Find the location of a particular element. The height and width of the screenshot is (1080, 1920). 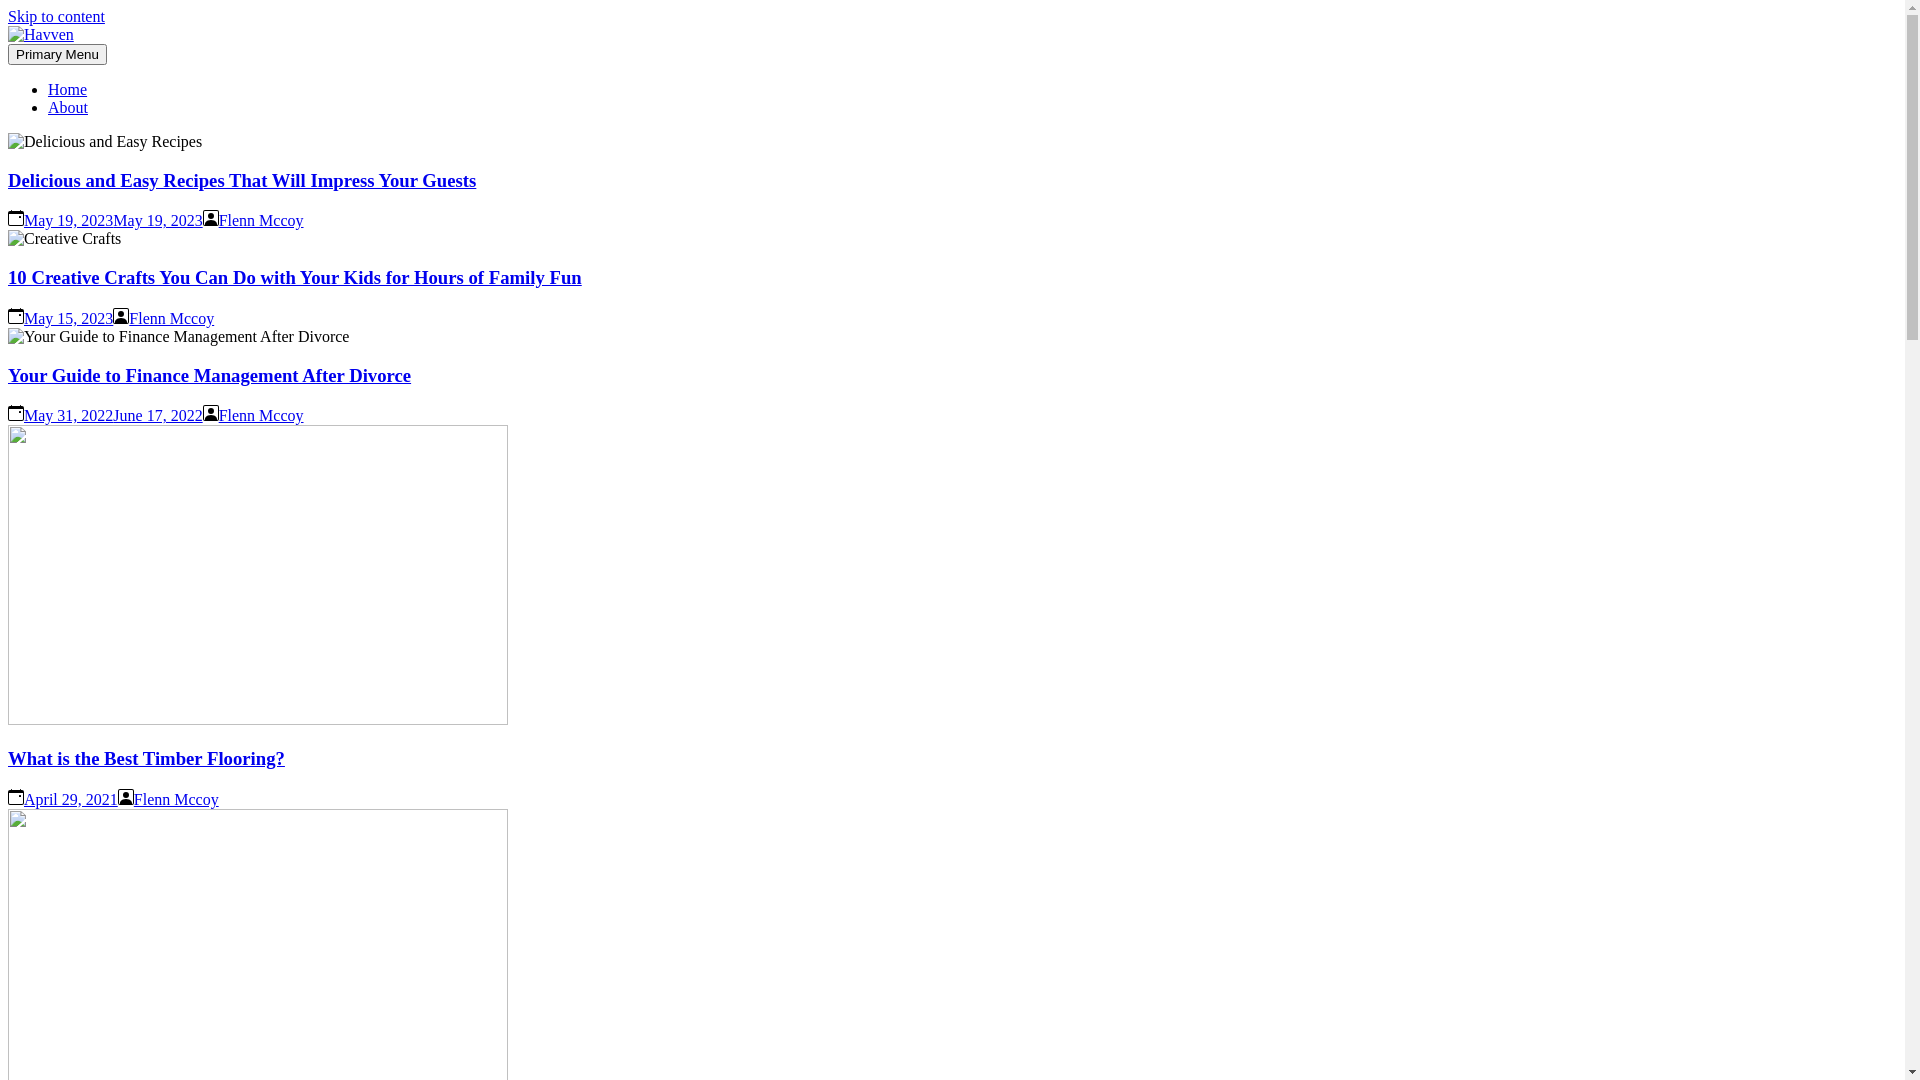

'Flenn Mccoy' is located at coordinates (260, 414).